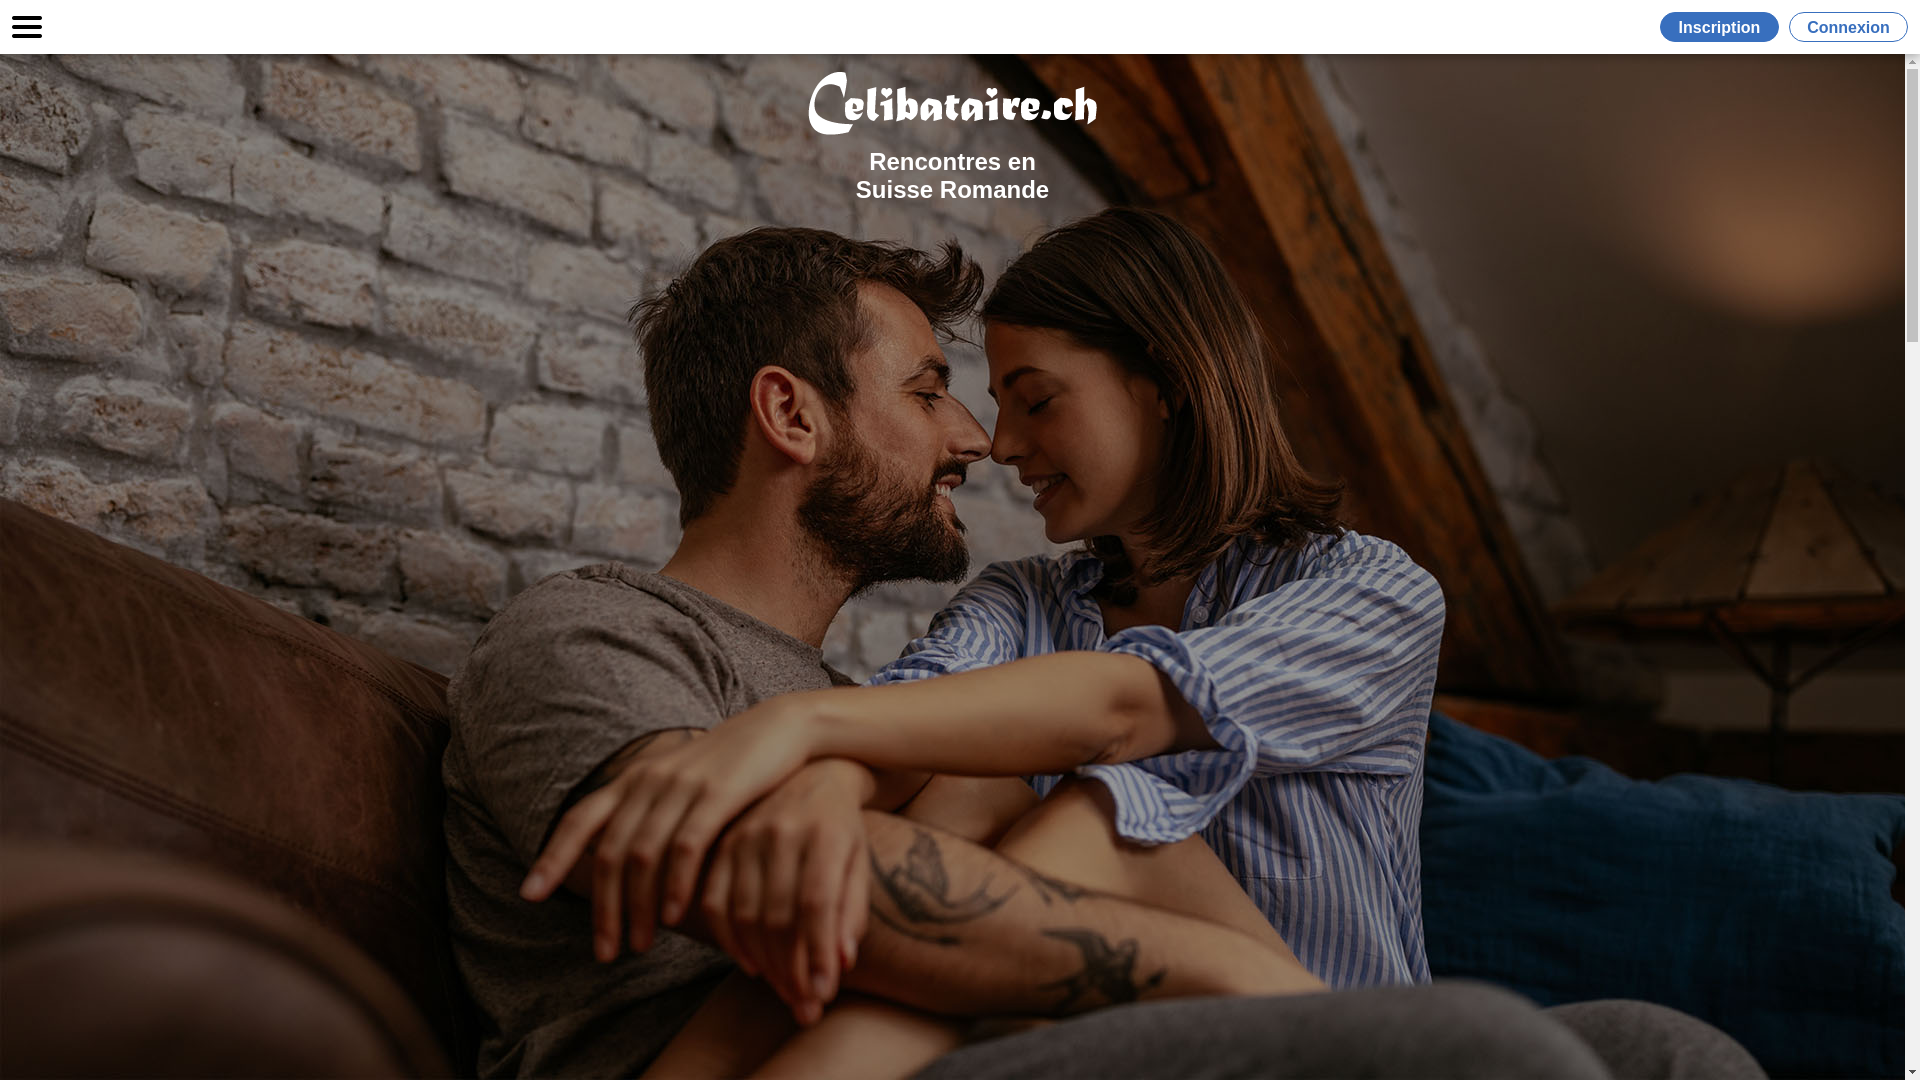 The height and width of the screenshot is (1080, 1920). Describe the element at coordinates (1847, 27) in the screenshot. I see `'Connexion'` at that location.